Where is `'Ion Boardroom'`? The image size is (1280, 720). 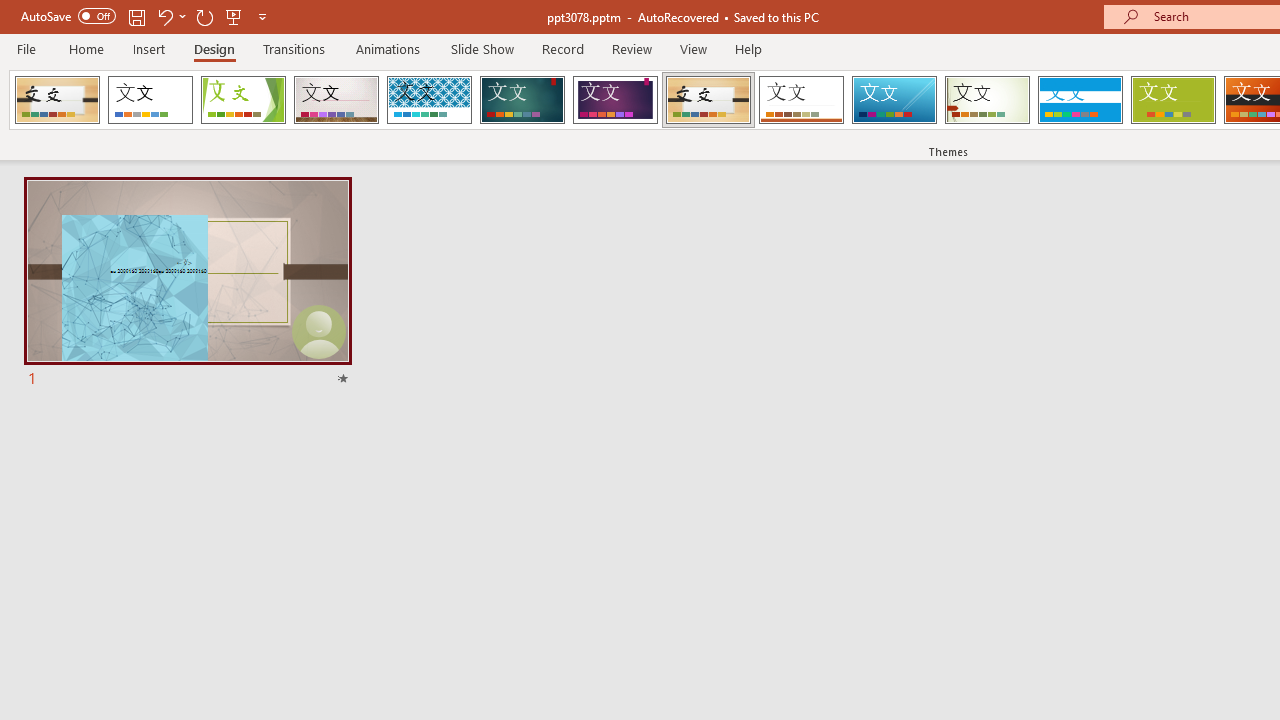 'Ion Boardroom' is located at coordinates (614, 100).